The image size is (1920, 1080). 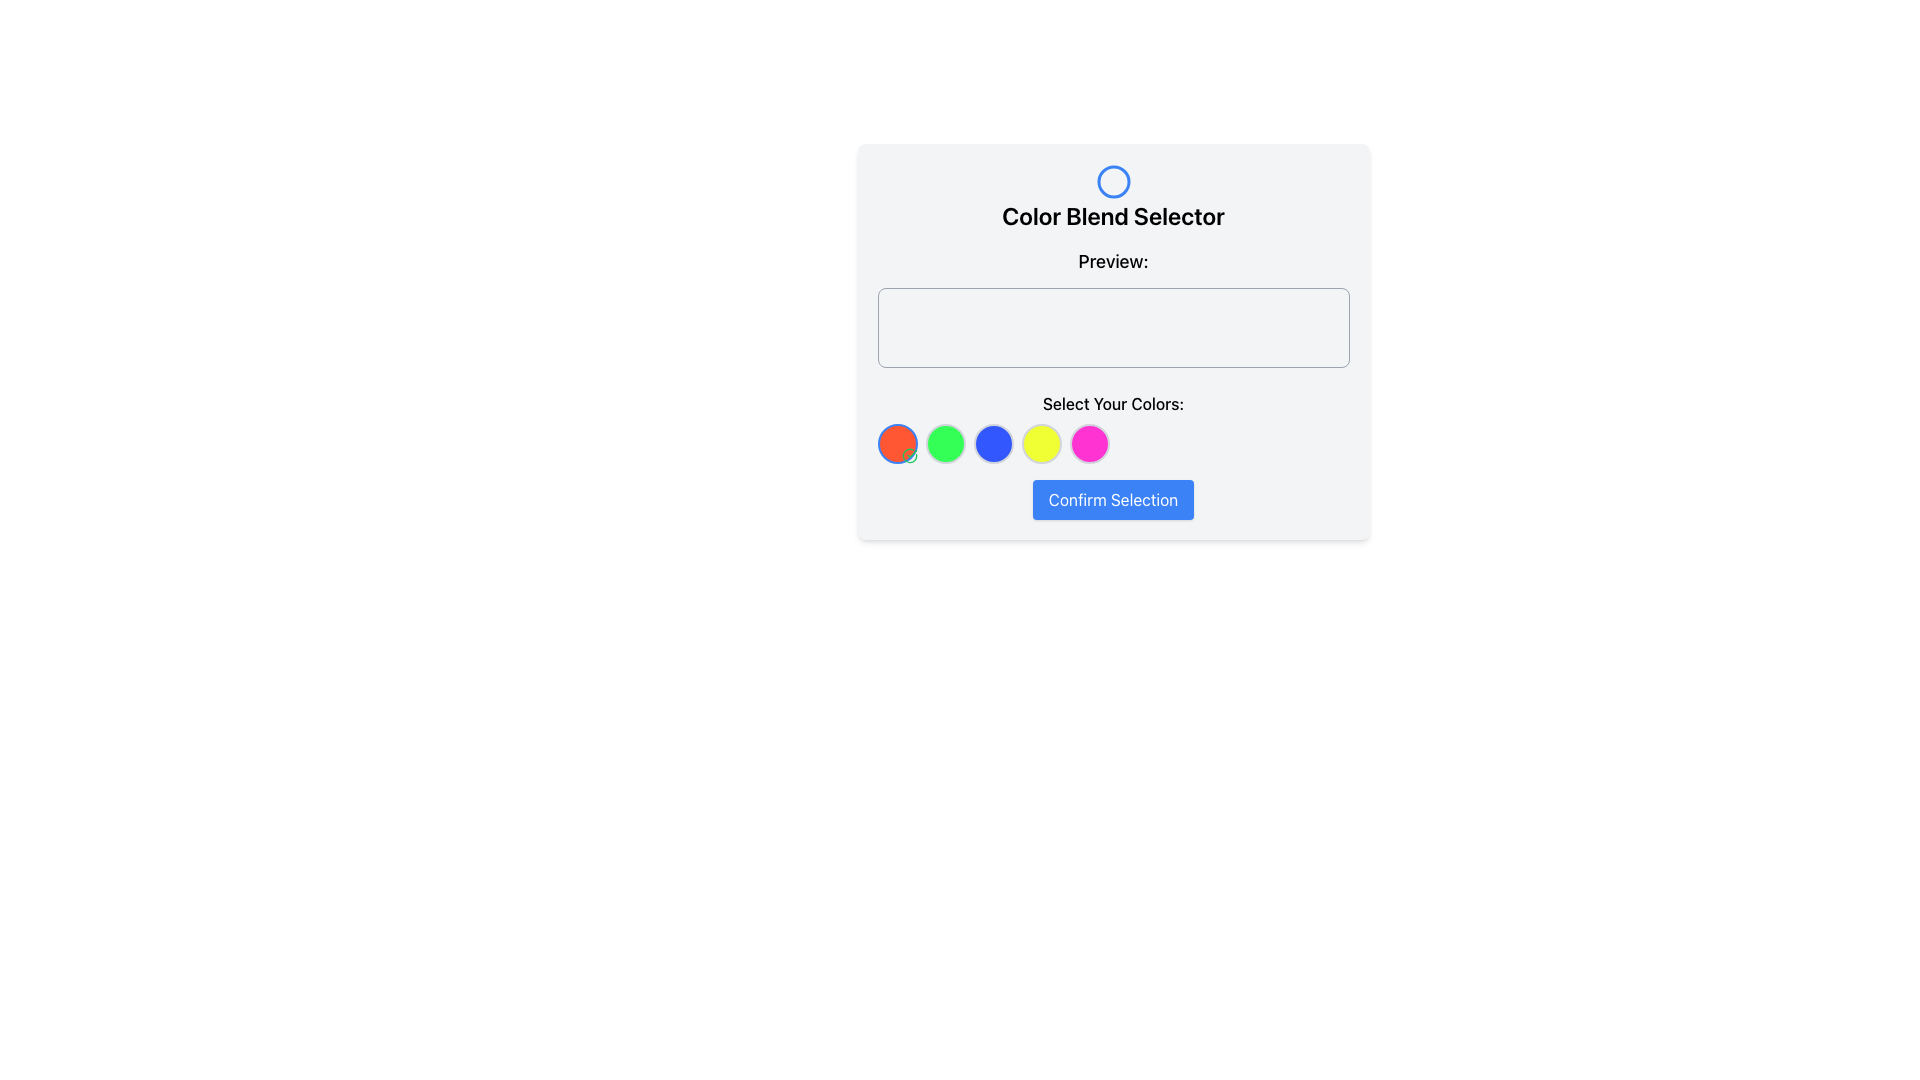 What do you see at coordinates (1112, 499) in the screenshot?
I see `the rectangular button with a blue background and white text that reads 'Confirm Selection' to confirm the selection` at bounding box center [1112, 499].